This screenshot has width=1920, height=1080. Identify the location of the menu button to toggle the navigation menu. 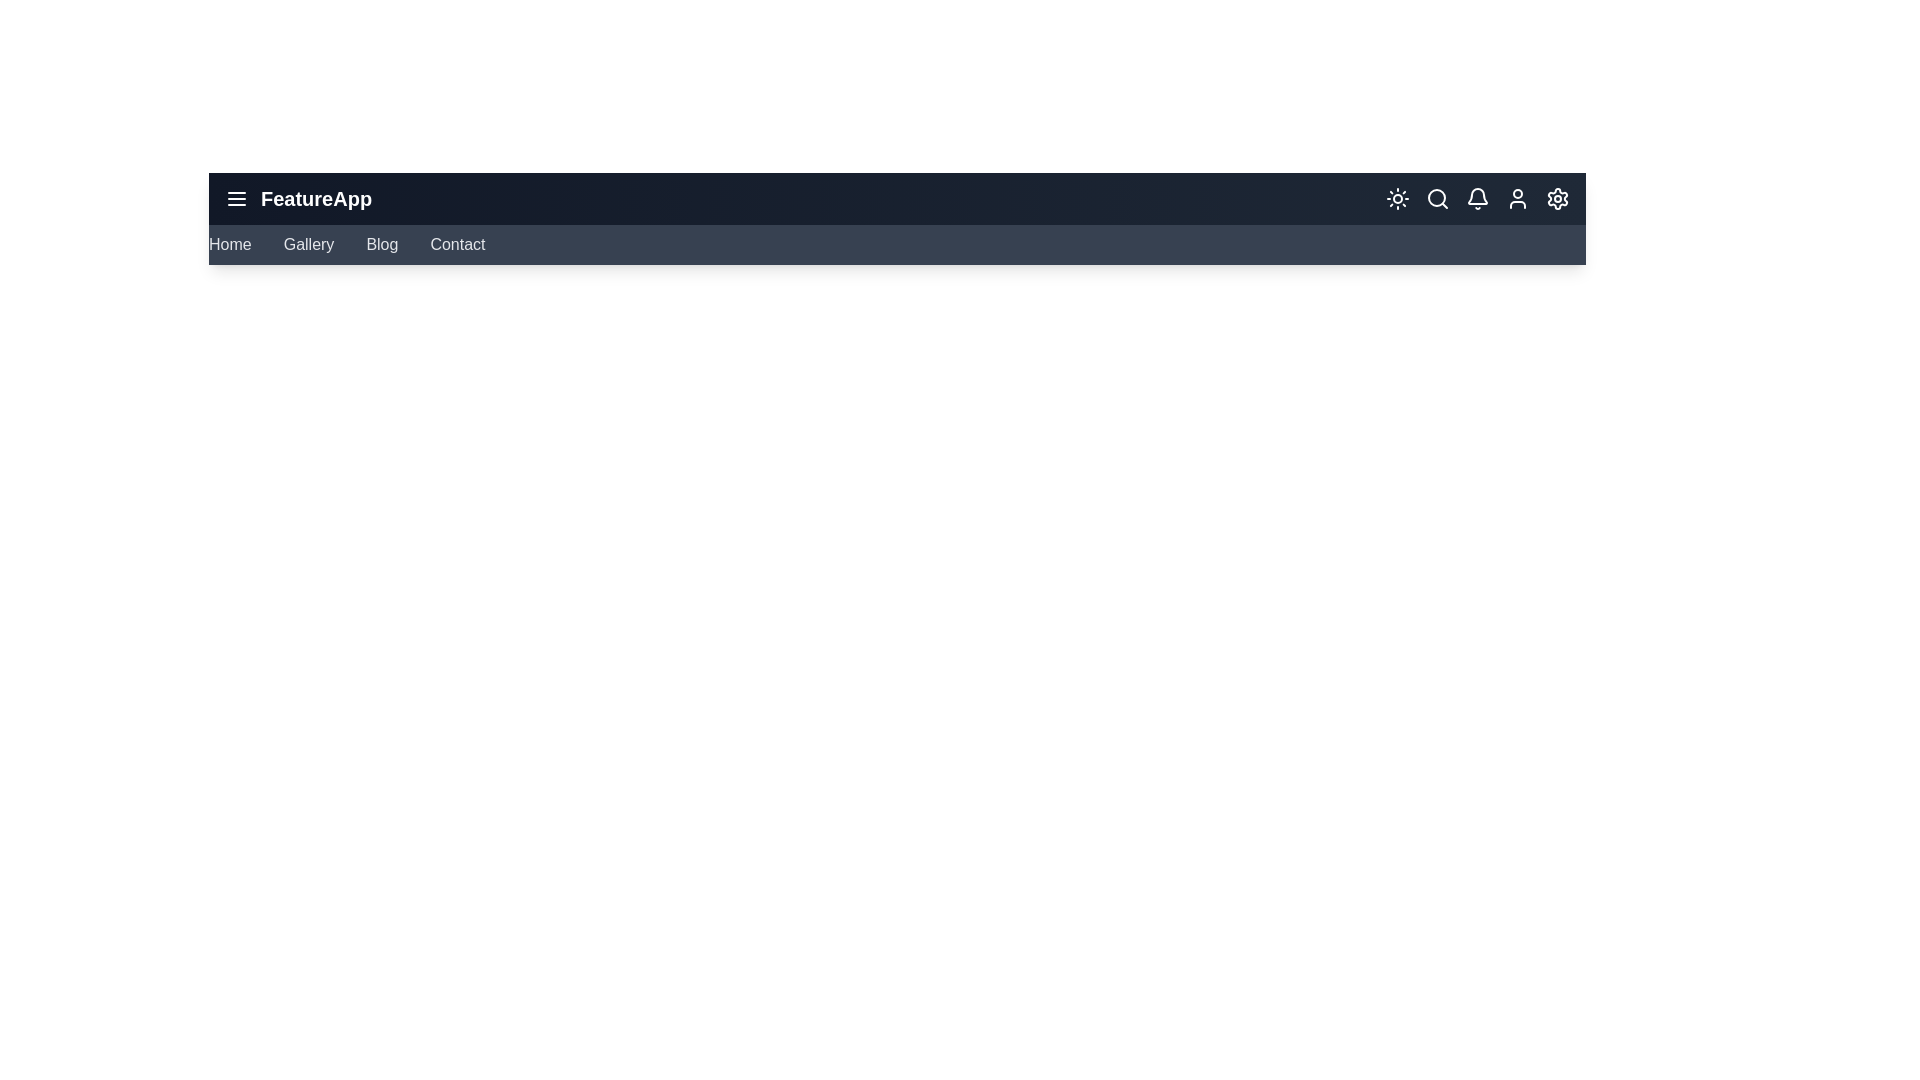
(236, 199).